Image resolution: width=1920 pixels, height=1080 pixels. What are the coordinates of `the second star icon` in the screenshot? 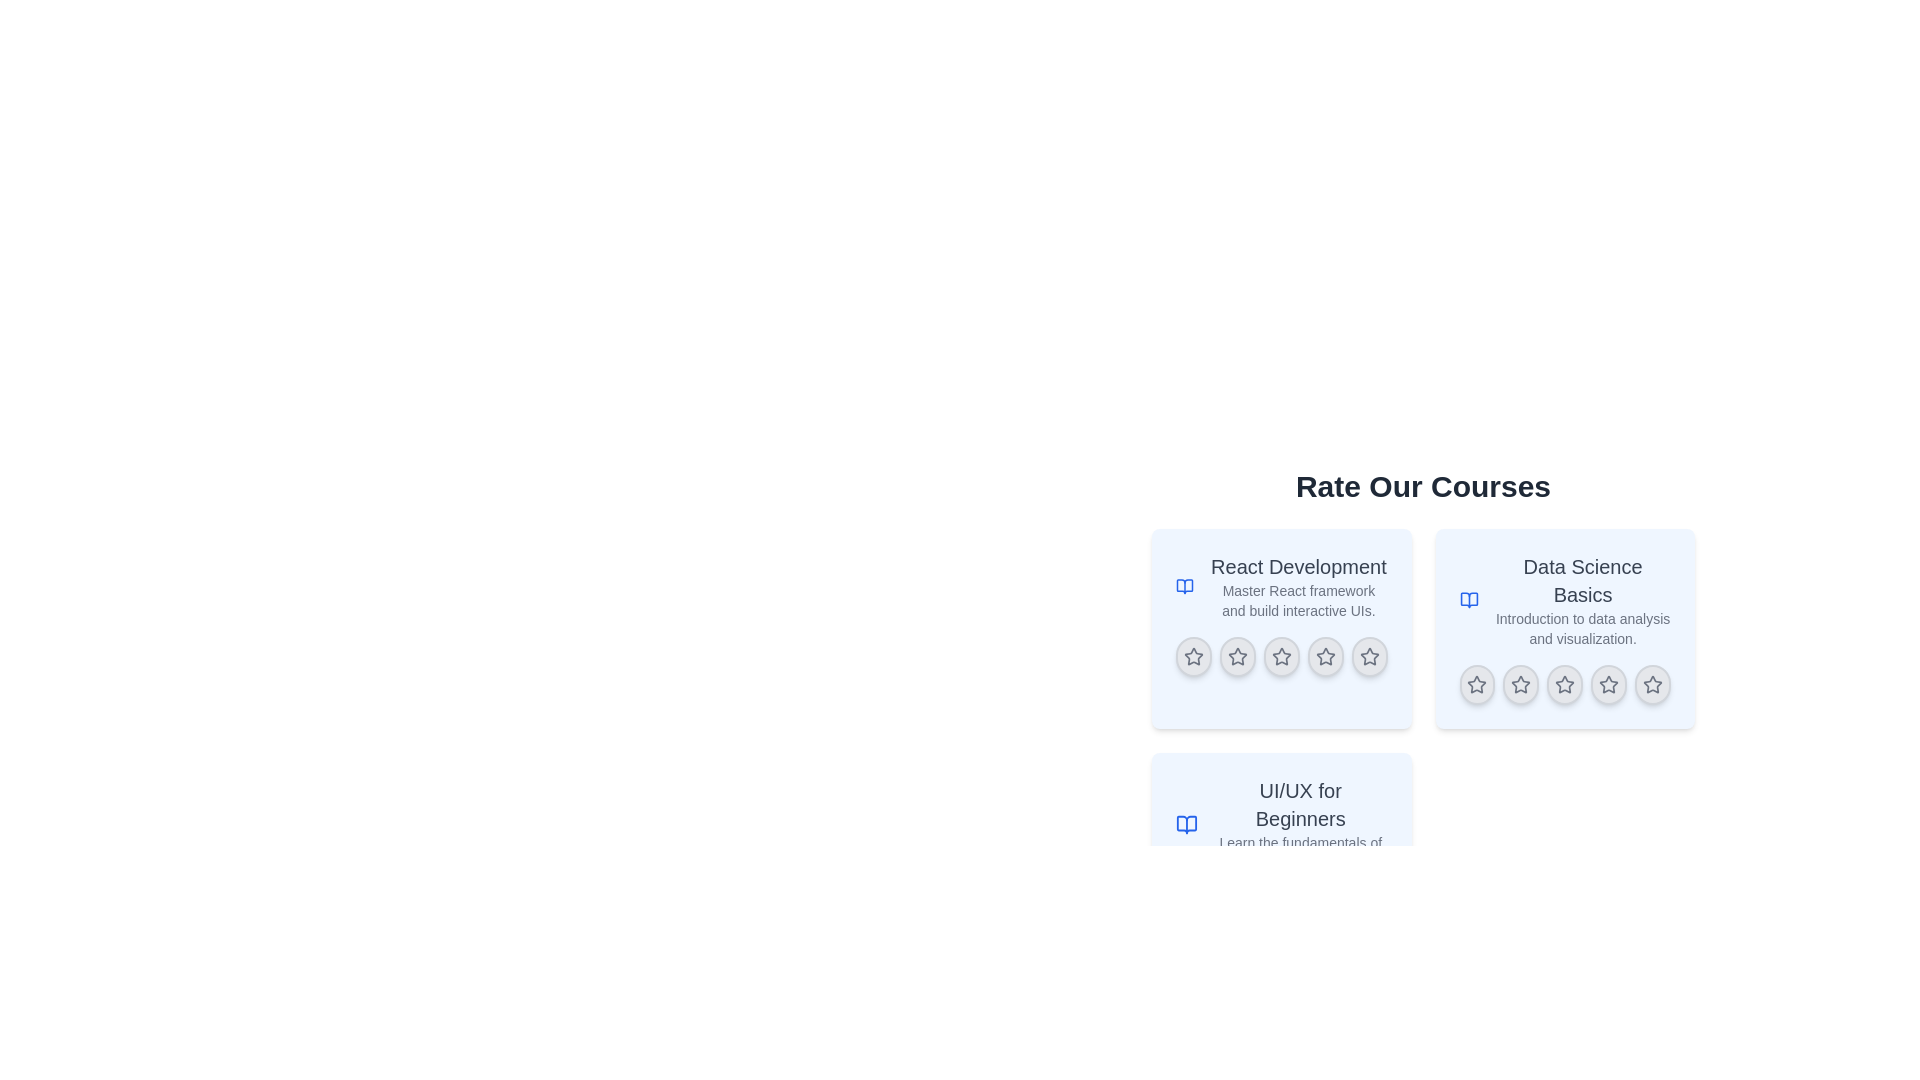 It's located at (1236, 656).